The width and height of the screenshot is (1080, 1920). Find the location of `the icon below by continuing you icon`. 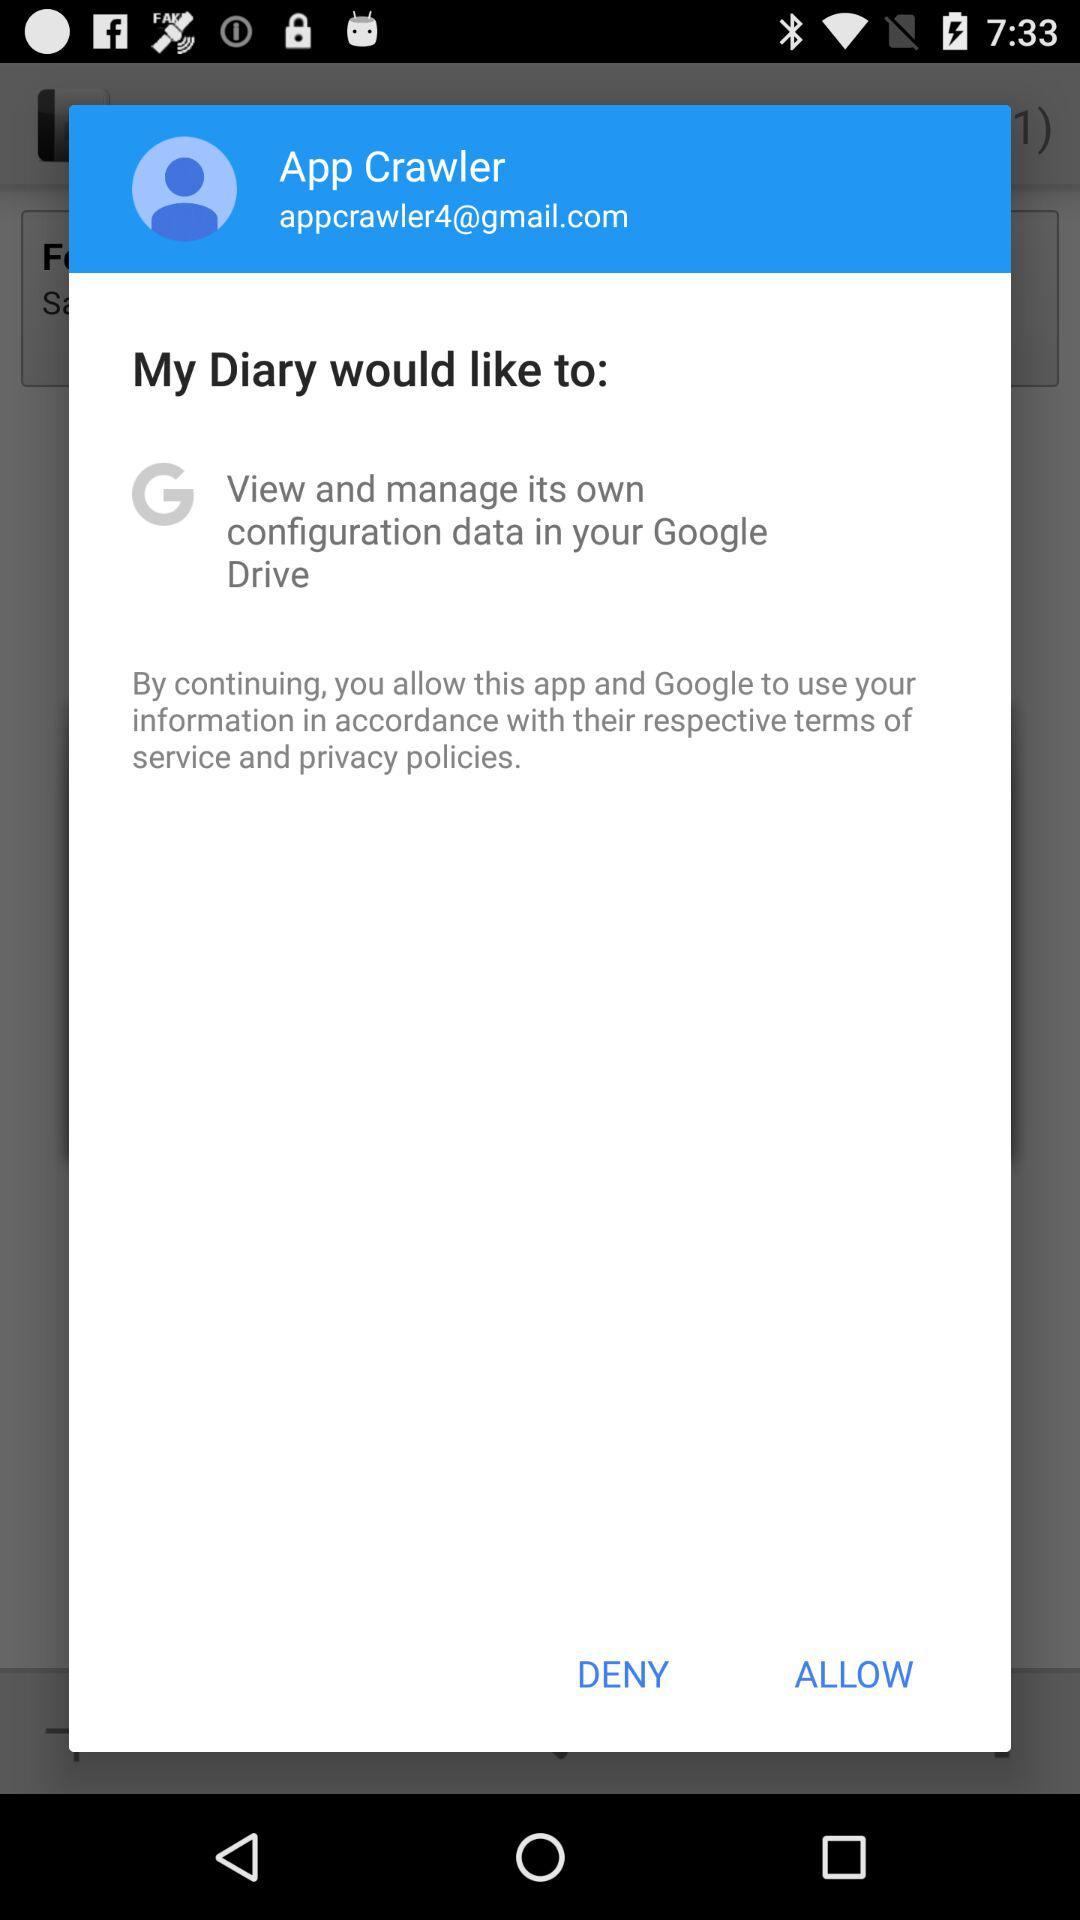

the icon below by continuing you icon is located at coordinates (621, 1673).